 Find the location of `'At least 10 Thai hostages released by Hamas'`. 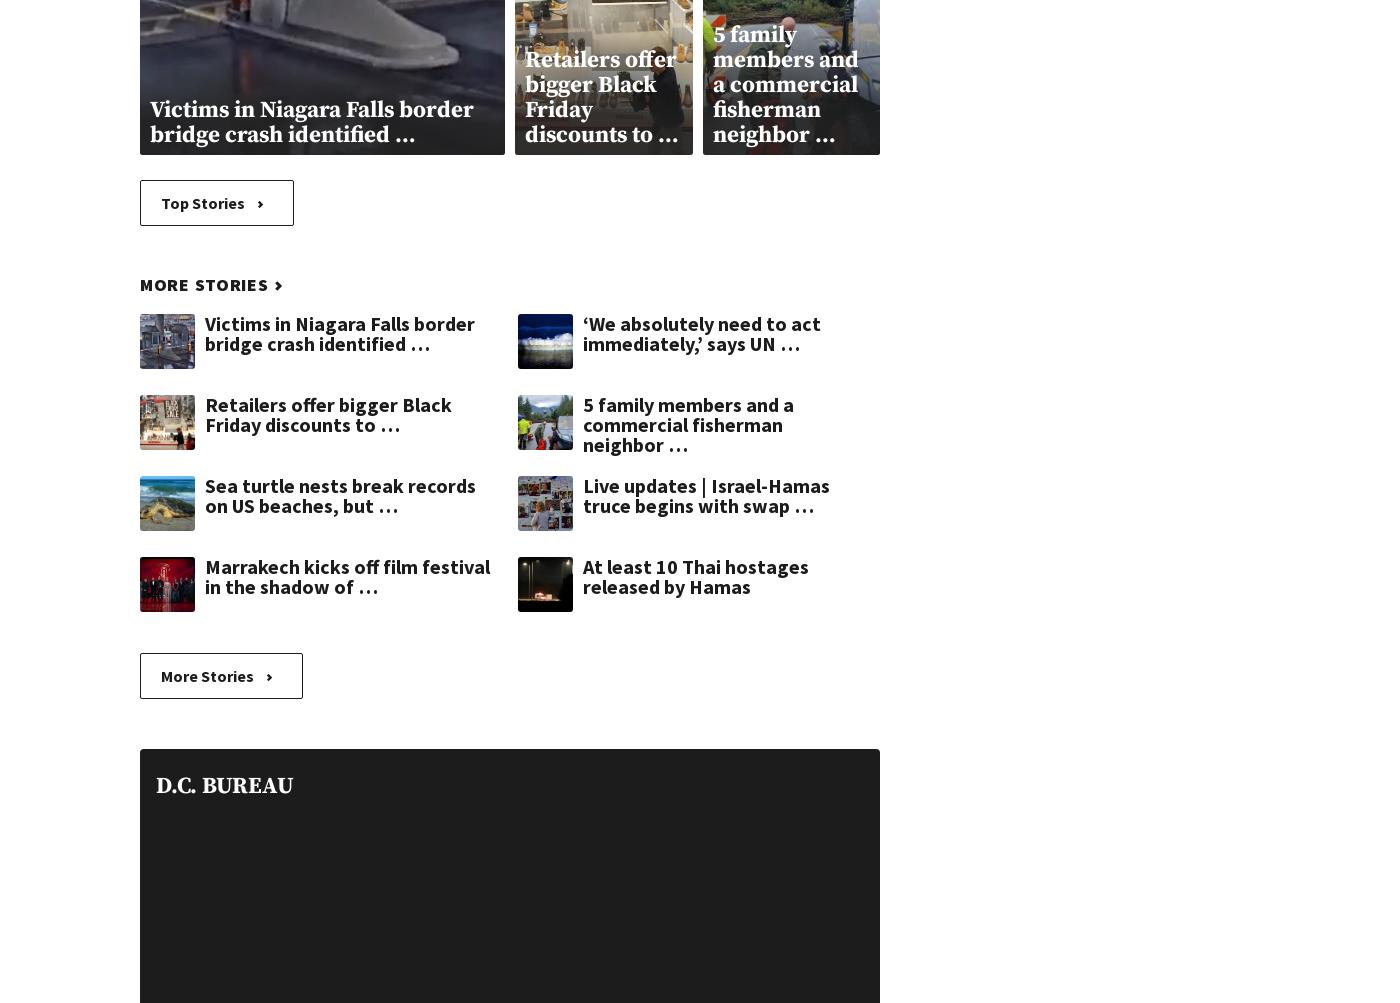

'At least 10 Thai hostages released by Hamas' is located at coordinates (695, 574).